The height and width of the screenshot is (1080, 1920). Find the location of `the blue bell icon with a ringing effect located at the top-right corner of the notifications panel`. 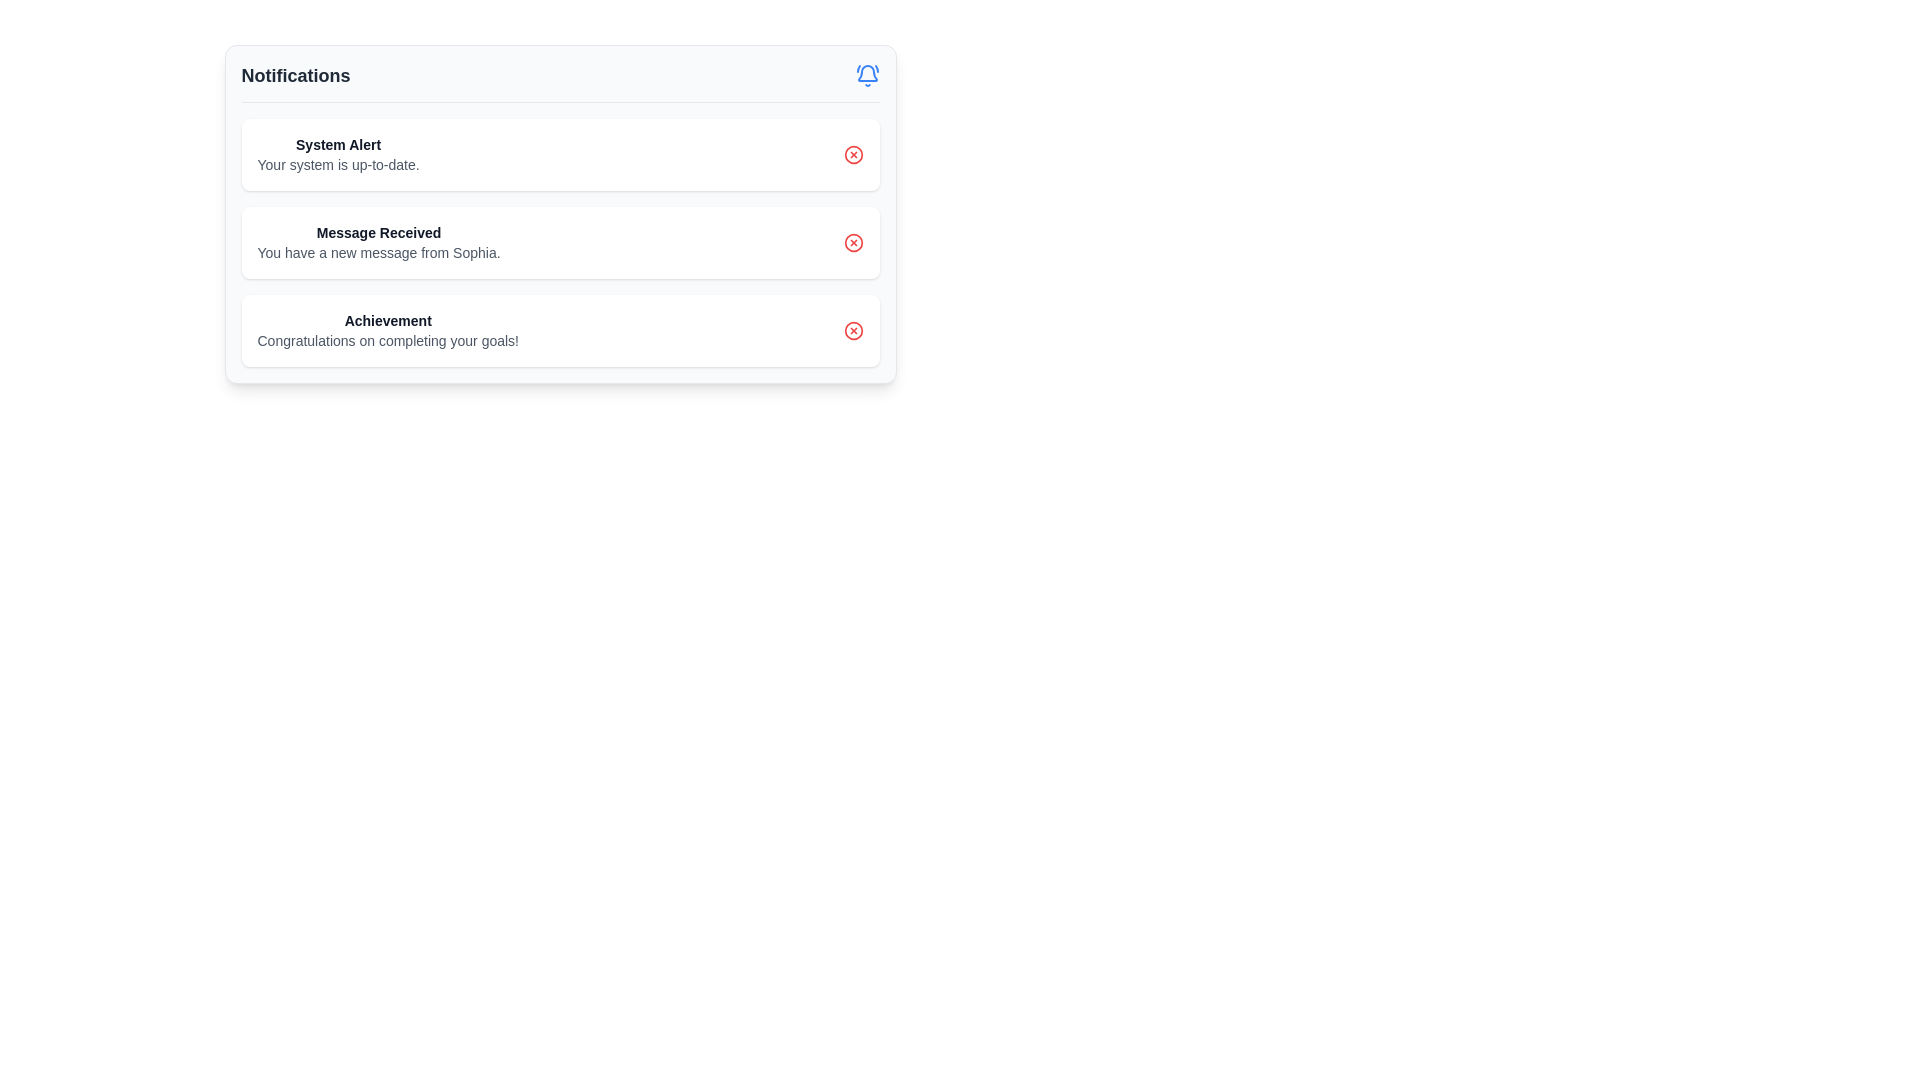

the blue bell icon with a ringing effect located at the top-right corner of the notifications panel is located at coordinates (867, 75).